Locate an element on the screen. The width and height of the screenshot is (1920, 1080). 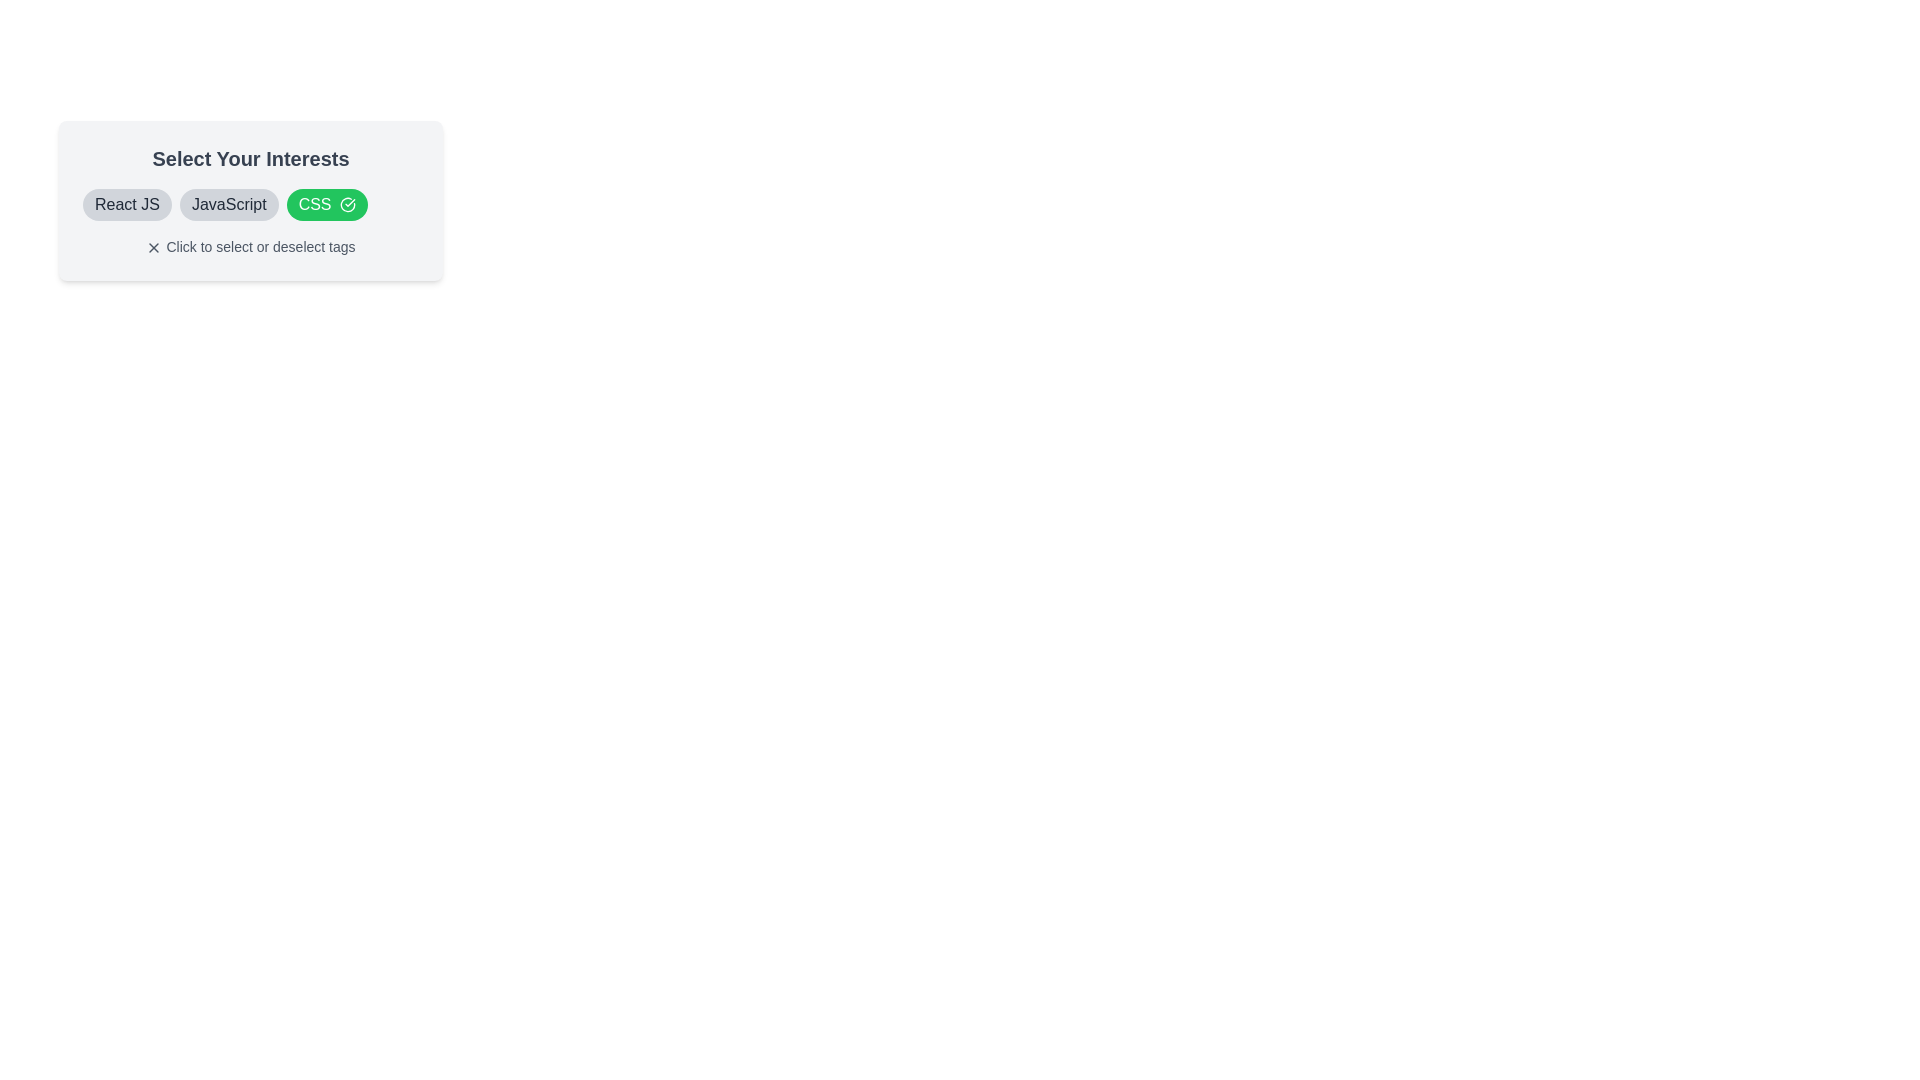
the circular outline shape within the 'lucide-circle-check-big' SVG icon, located to the right of the 'CSS' tag is located at coordinates (347, 204).